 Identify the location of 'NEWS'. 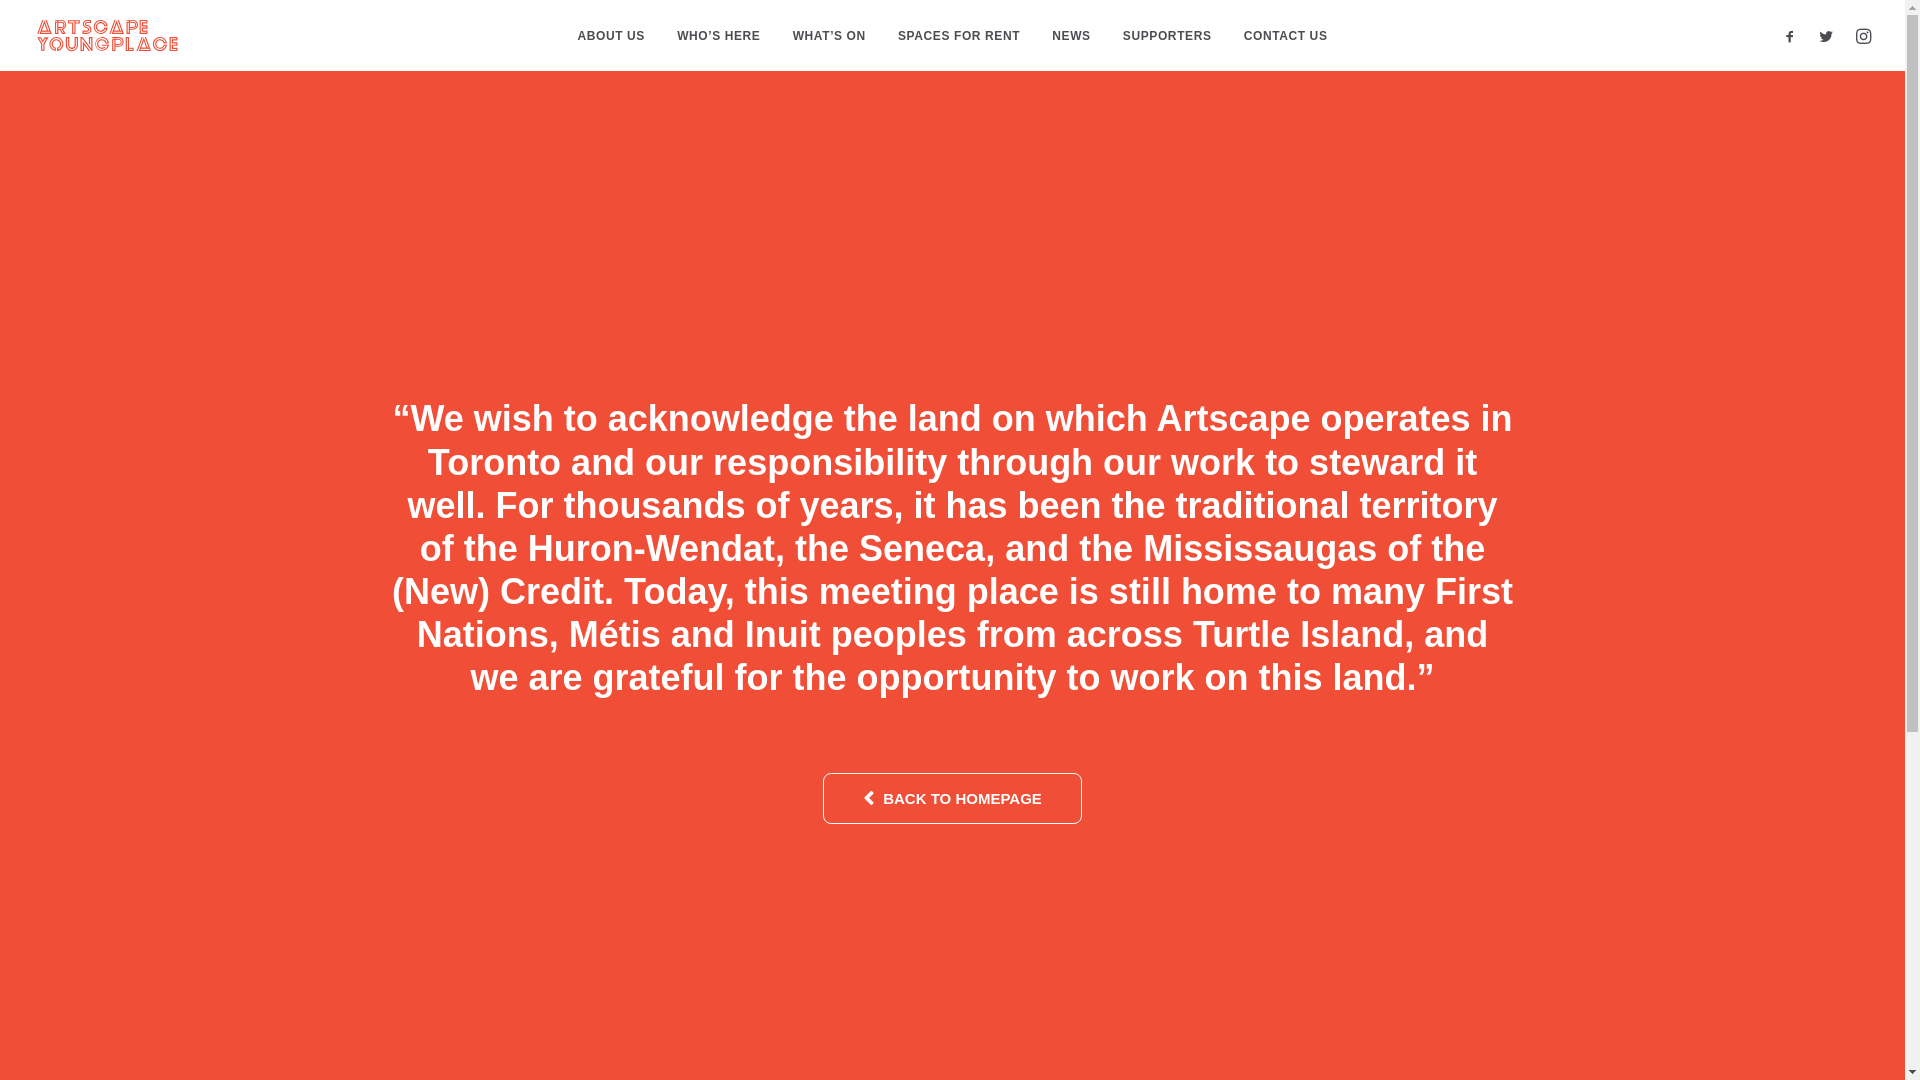
(1069, 35).